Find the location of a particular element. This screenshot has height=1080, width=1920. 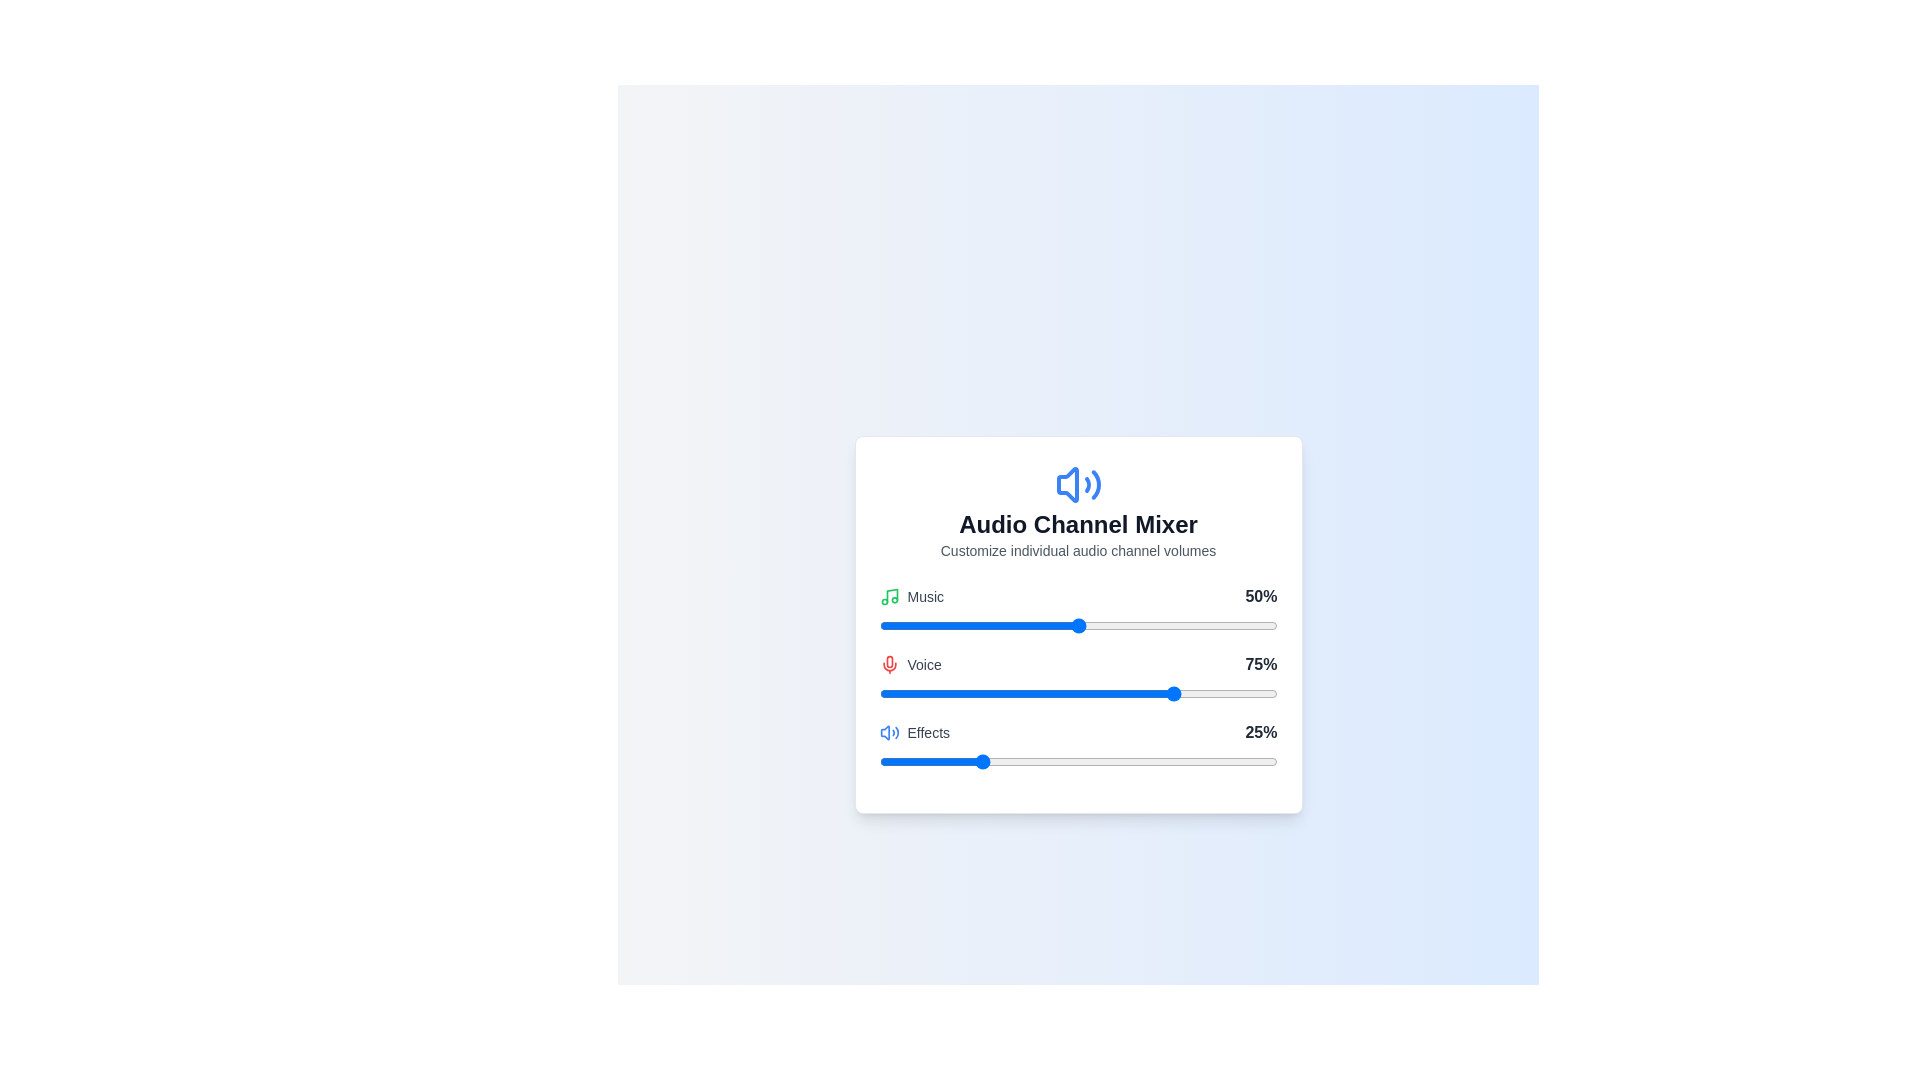

the microphone icon with bold red coloring located to the left of the 'Voice' label in the 'Audio Channel Mixer' interface is located at coordinates (888, 664).